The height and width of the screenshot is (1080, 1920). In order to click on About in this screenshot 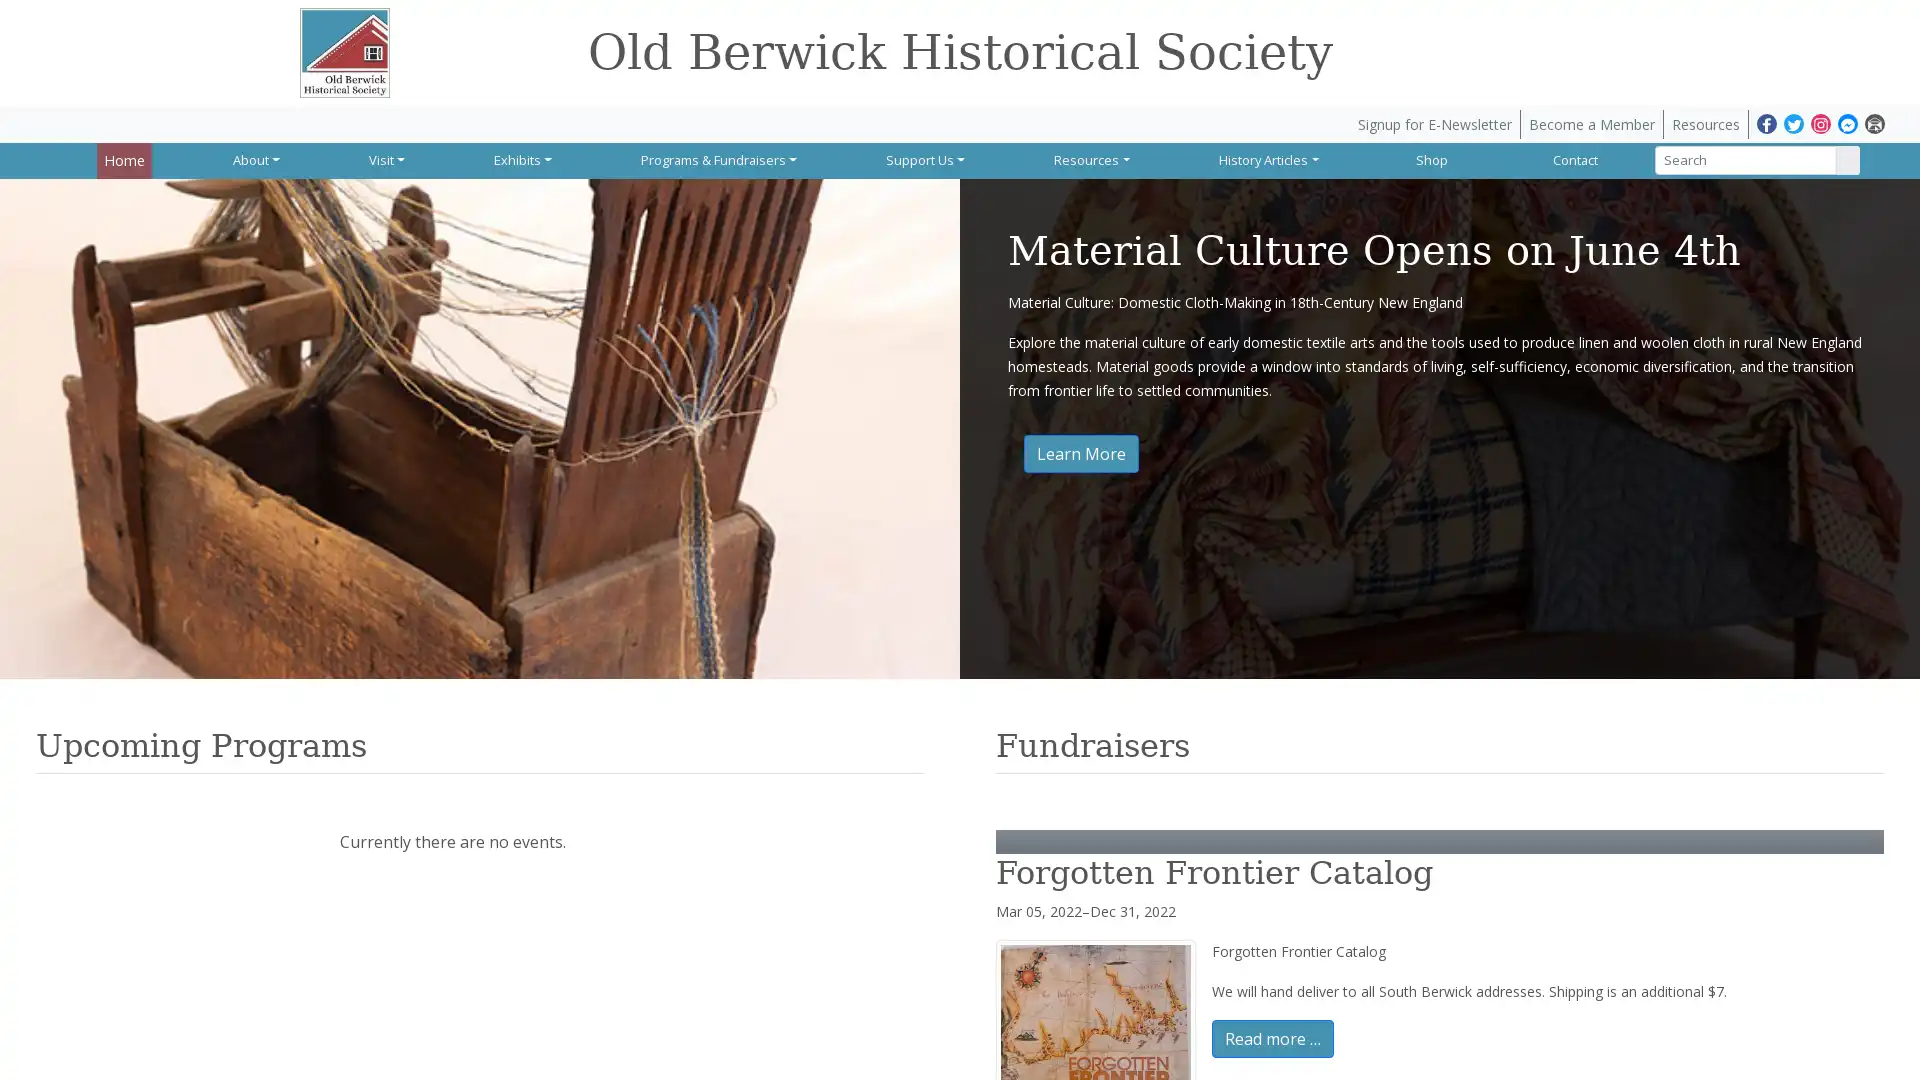, I will do `click(254, 158)`.